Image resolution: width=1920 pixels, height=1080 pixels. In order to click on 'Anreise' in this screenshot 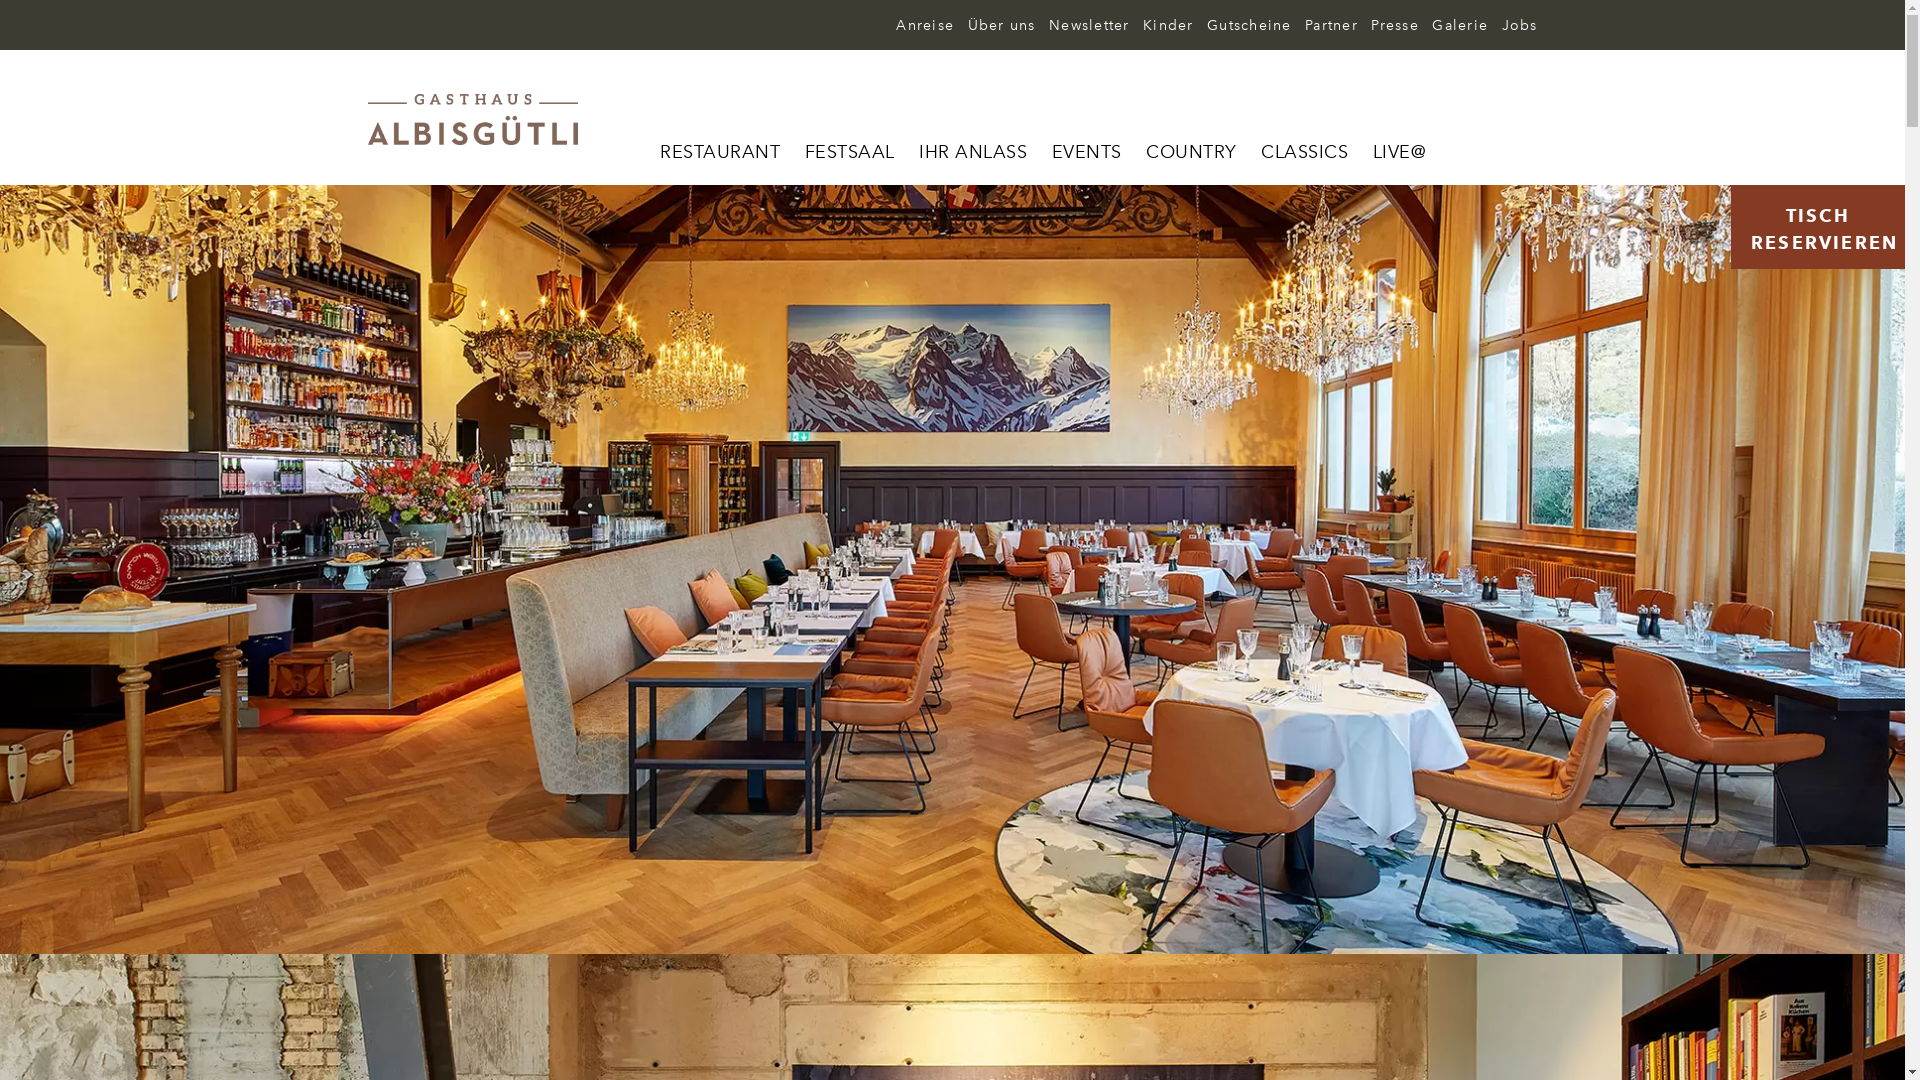, I will do `click(919, 26)`.